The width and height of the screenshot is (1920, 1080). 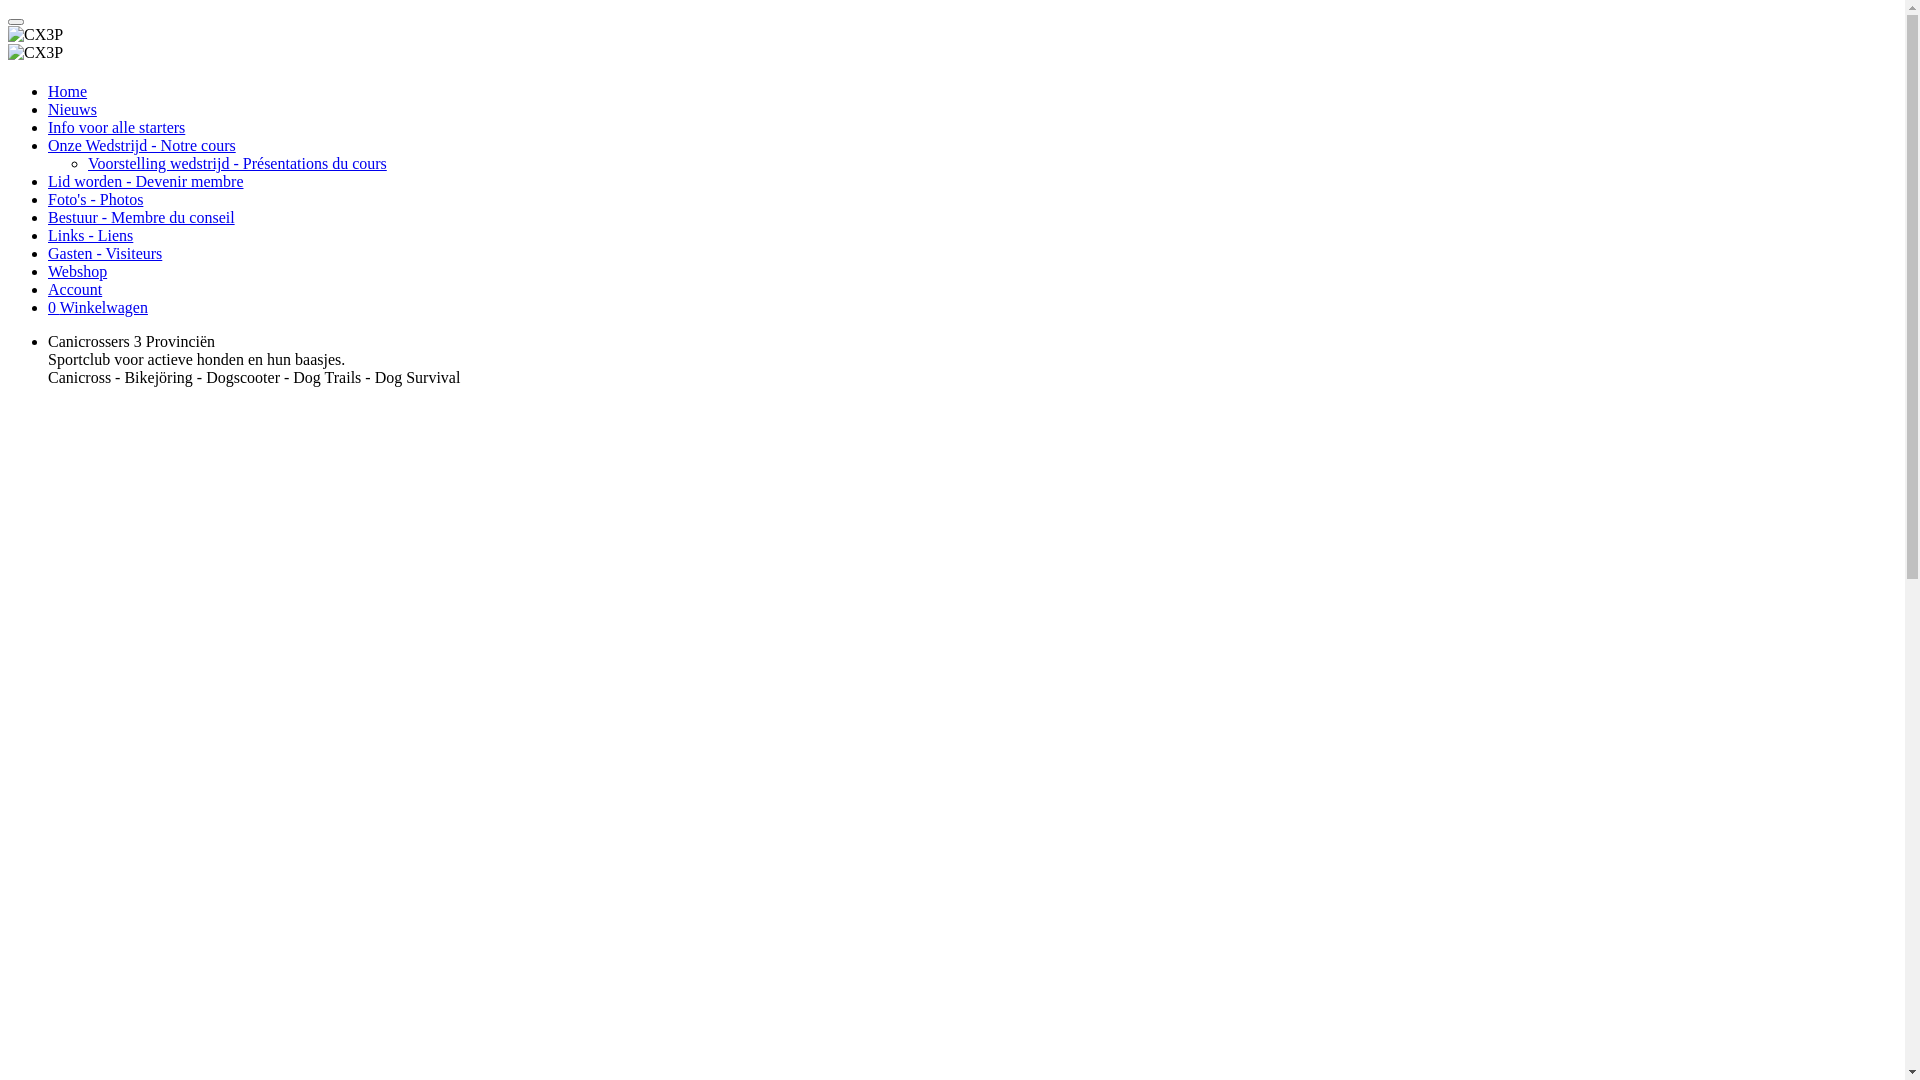 I want to click on 'Lid worden - Devenir membre', so click(x=48, y=181).